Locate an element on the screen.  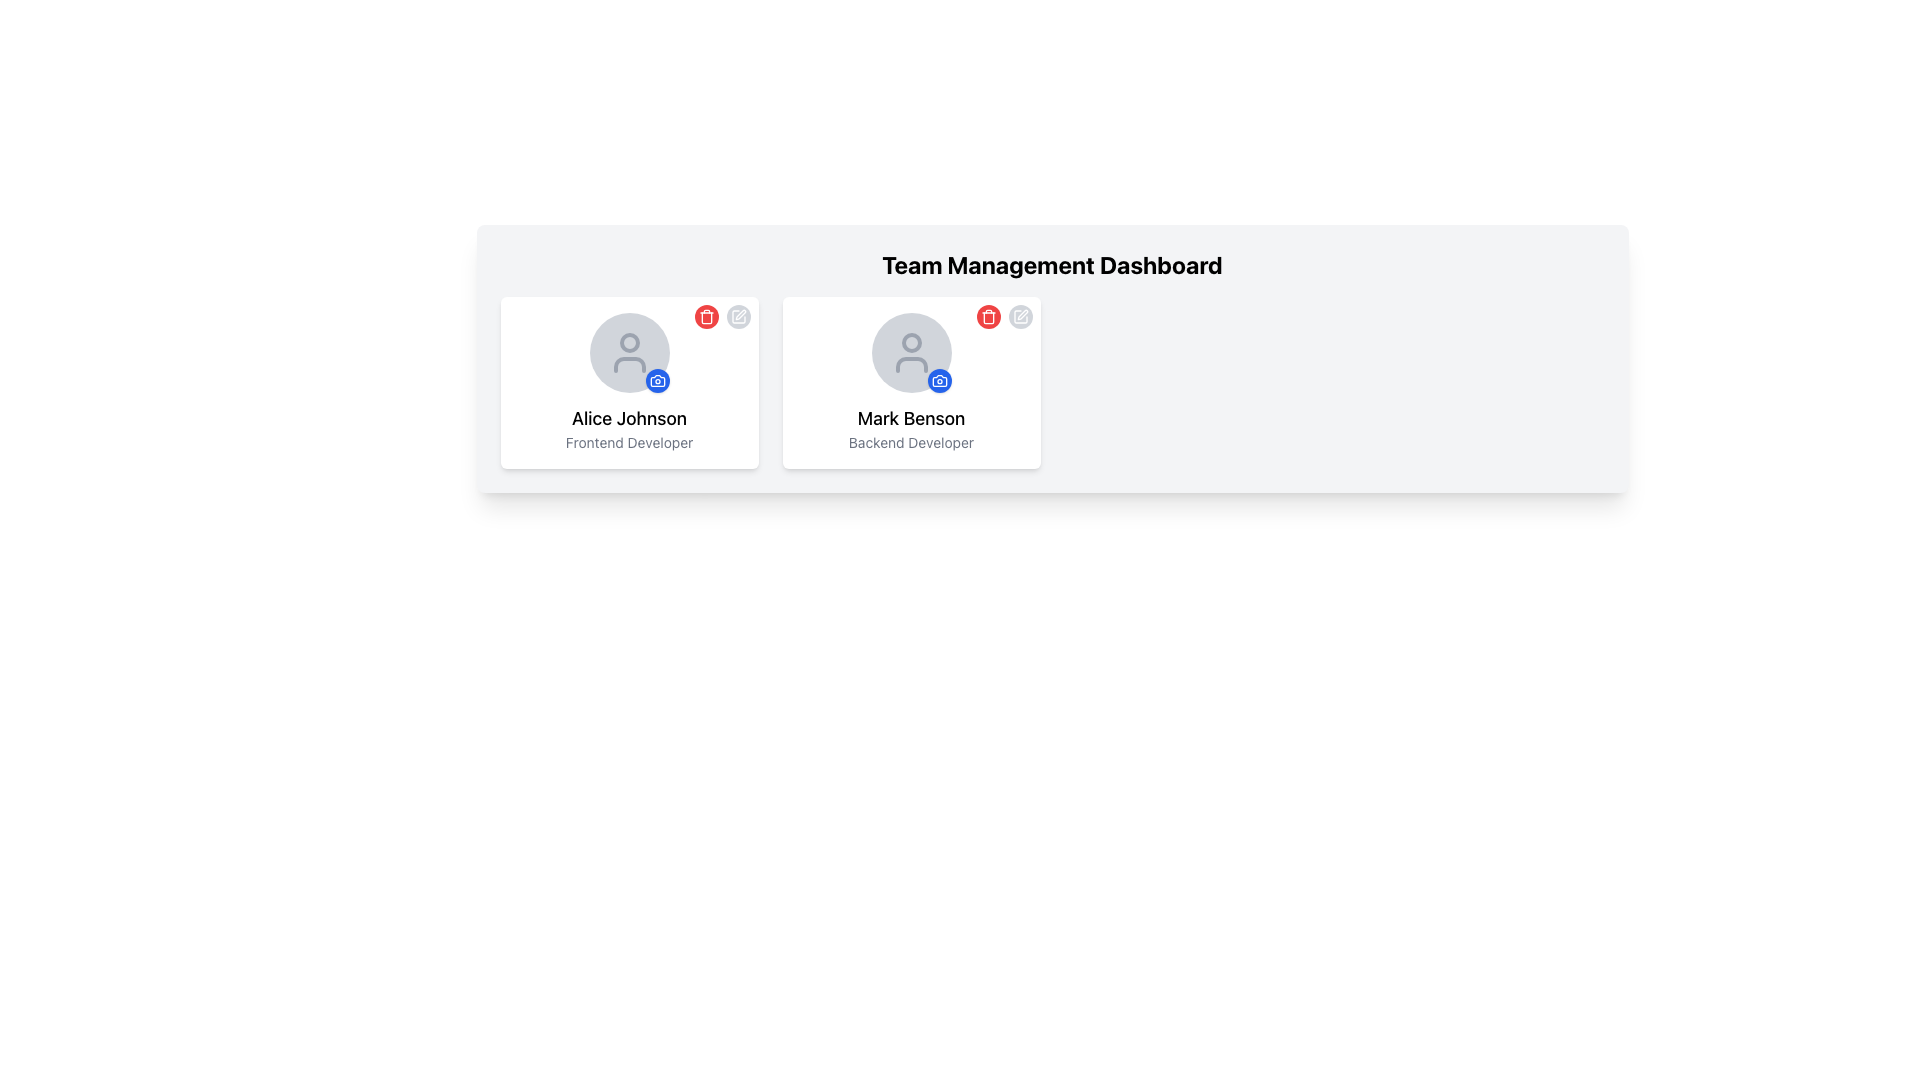
the avatar area of the Profile Card representing user Mark Benson is located at coordinates (910, 382).